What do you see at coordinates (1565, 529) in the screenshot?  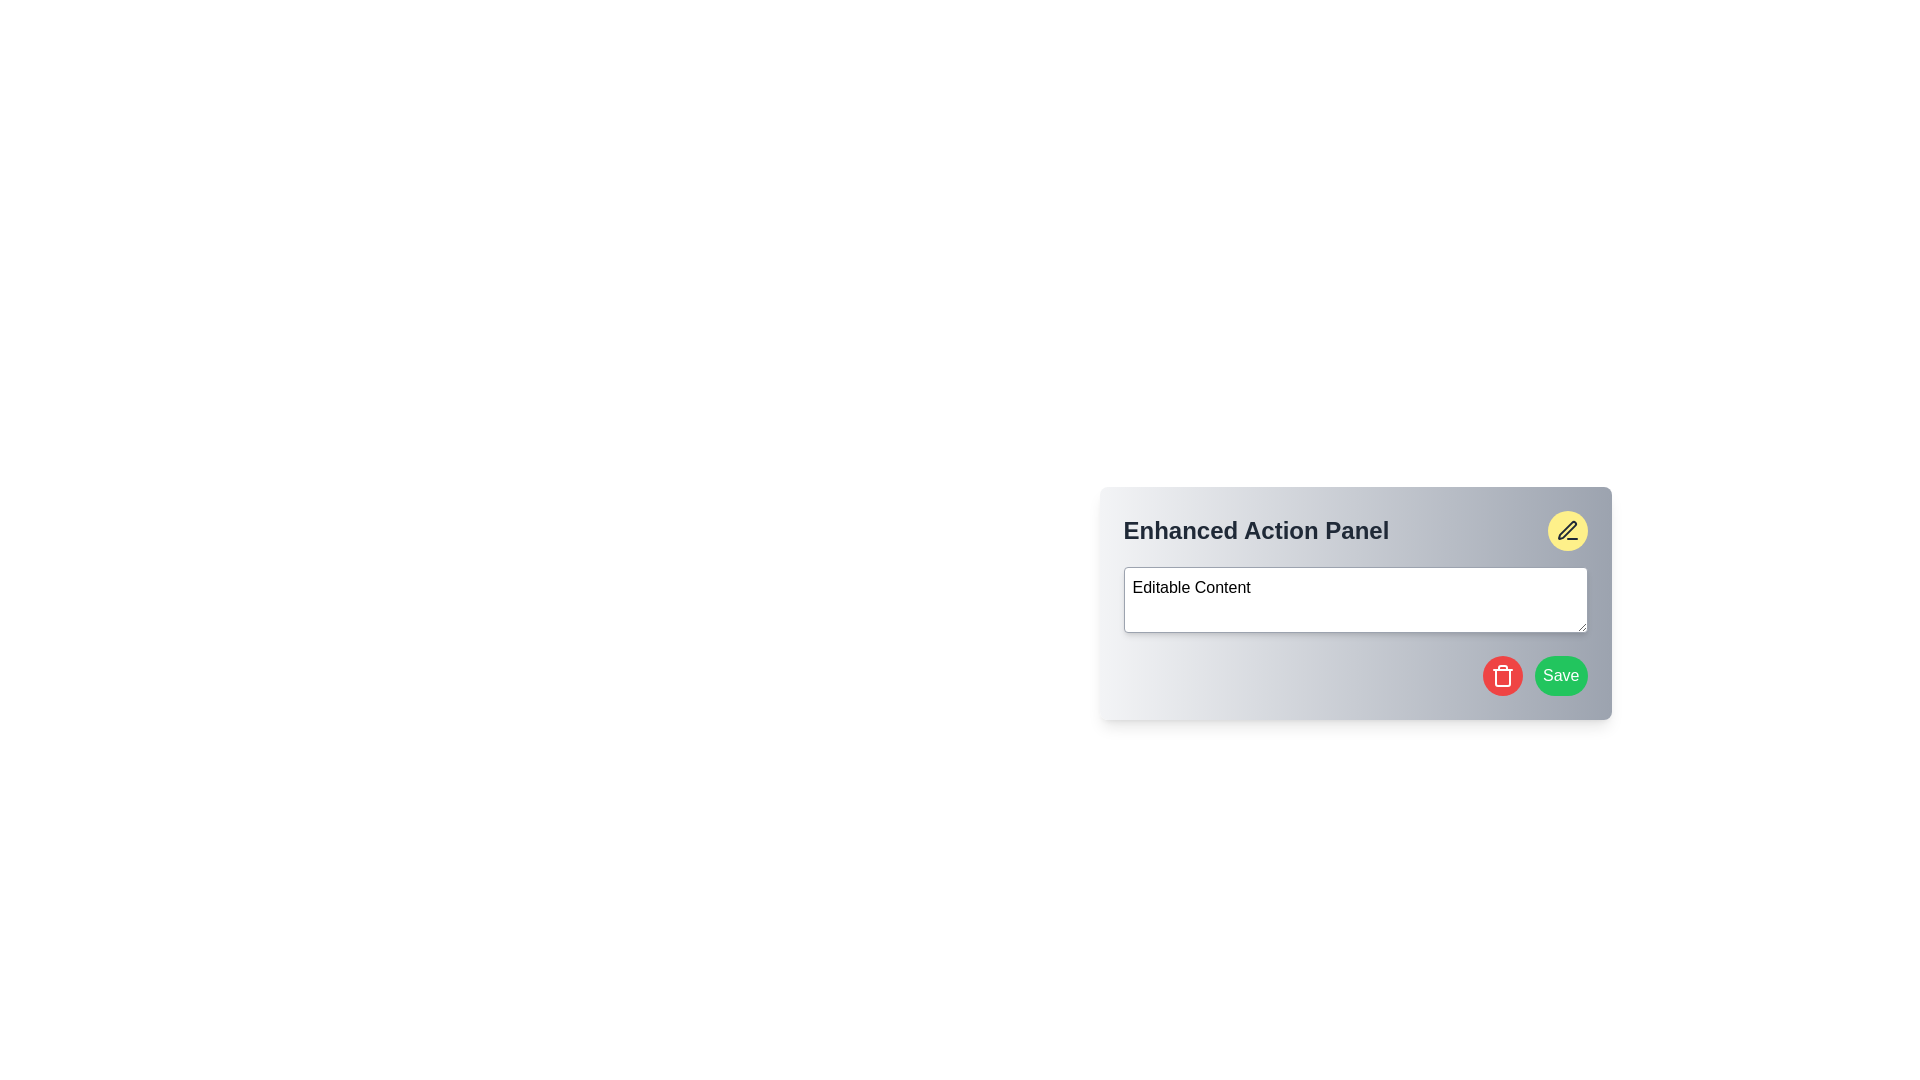 I see `the edit icon represented by a pen located at the top-right corner of the Enhanced Action Panel interface` at bounding box center [1565, 529].